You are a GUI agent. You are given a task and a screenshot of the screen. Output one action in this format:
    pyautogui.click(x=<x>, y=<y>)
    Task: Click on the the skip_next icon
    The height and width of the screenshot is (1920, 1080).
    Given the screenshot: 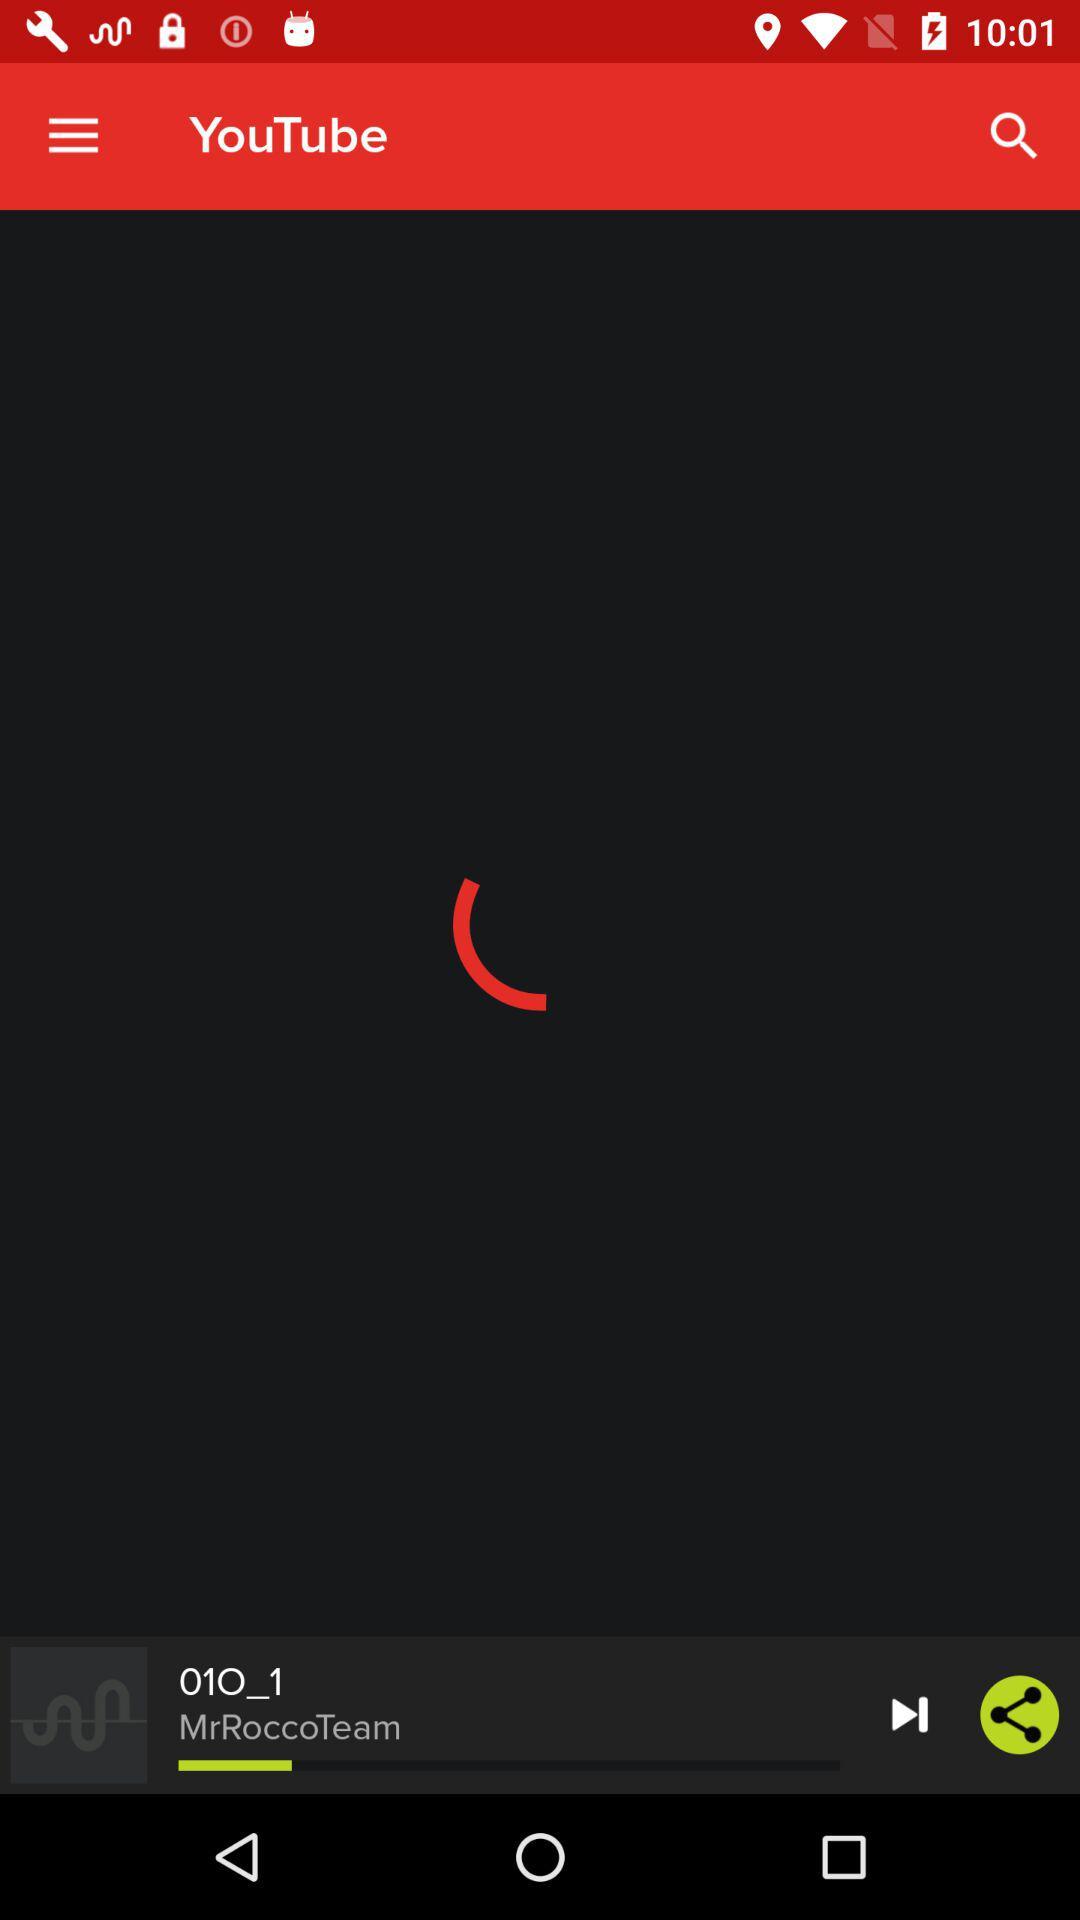 What is the action you would take?
    pyautogui.click(x=910, y=1713)
    